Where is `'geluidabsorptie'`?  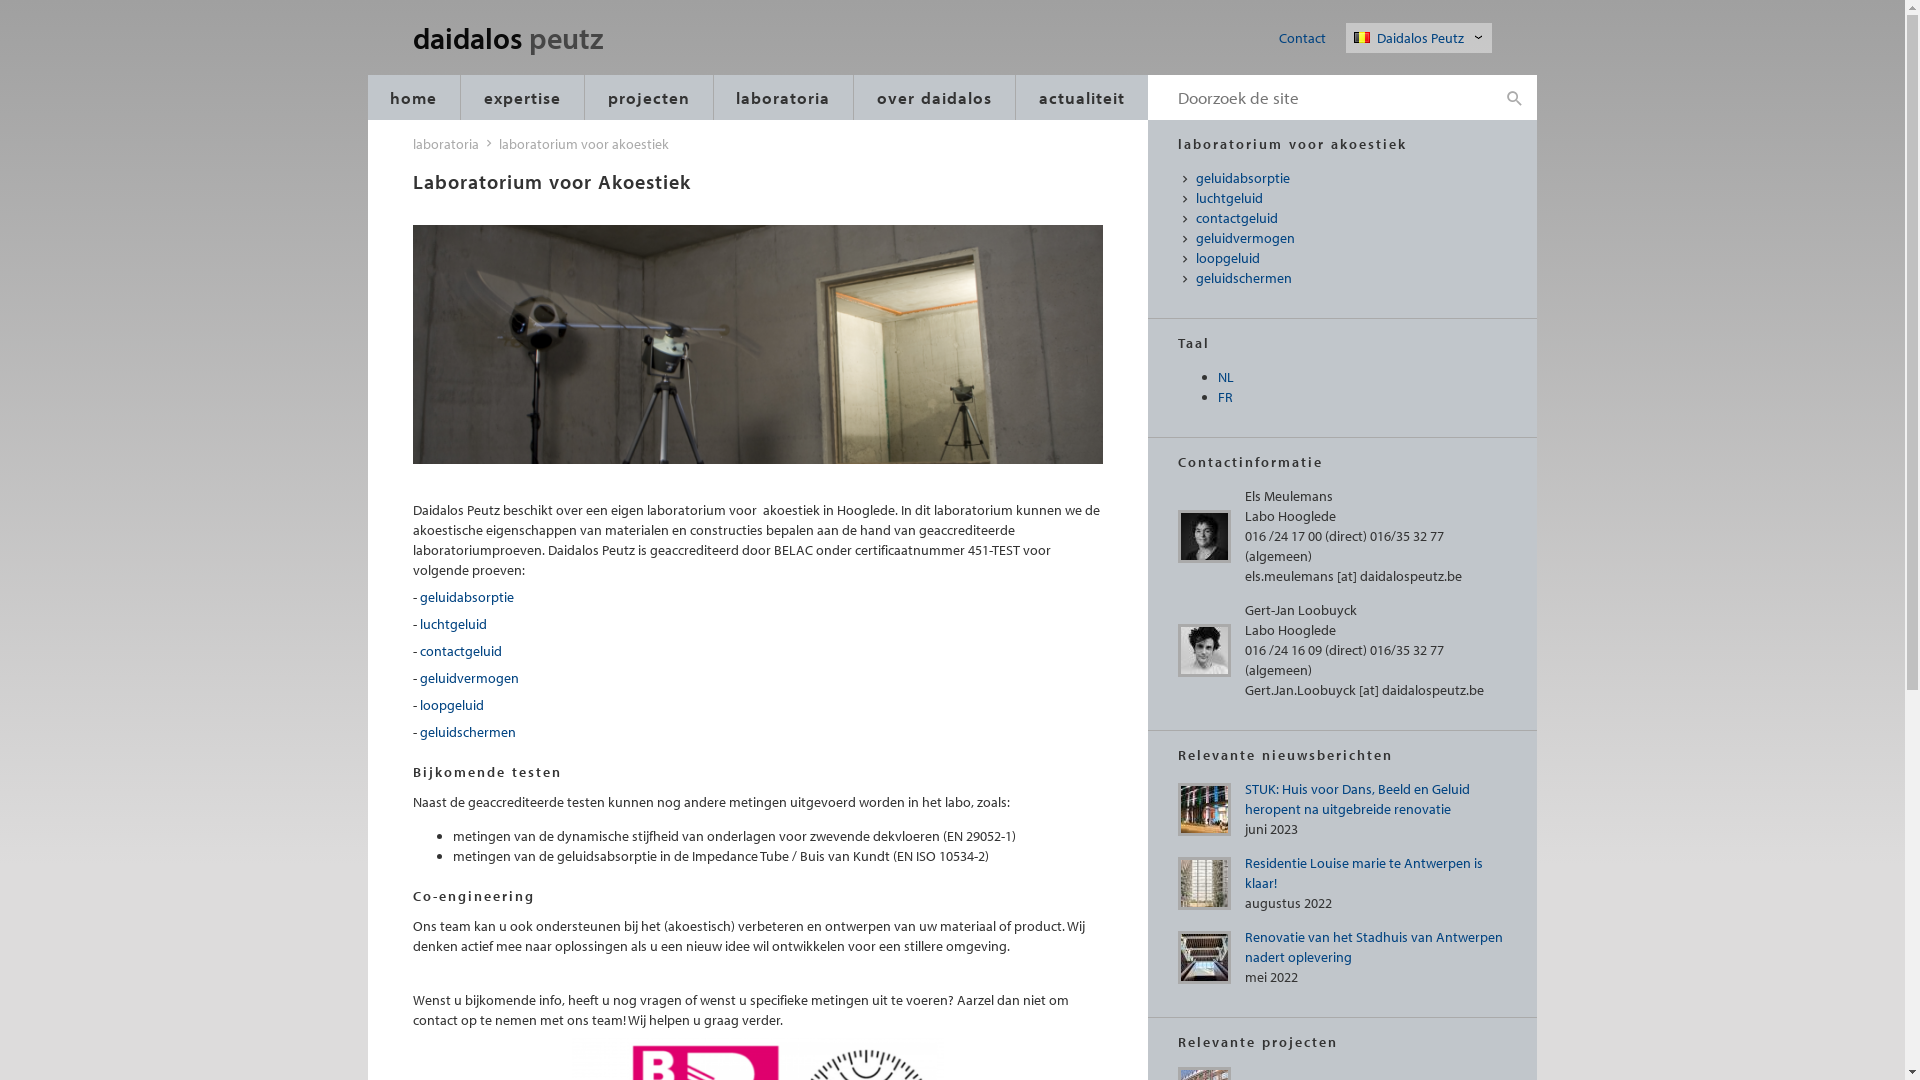 'geluidabsorptie' is located at coordinates (1352, 177).